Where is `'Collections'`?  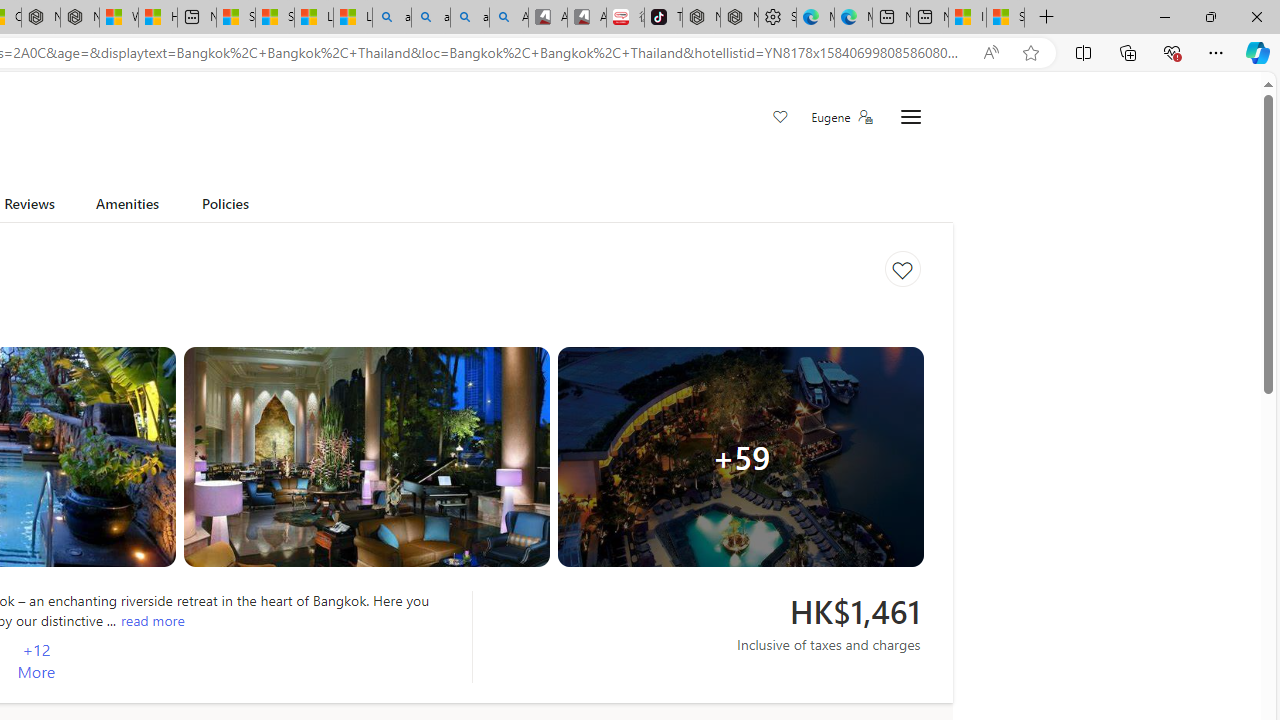 'Collections' is located at coordinates (1128, 51).